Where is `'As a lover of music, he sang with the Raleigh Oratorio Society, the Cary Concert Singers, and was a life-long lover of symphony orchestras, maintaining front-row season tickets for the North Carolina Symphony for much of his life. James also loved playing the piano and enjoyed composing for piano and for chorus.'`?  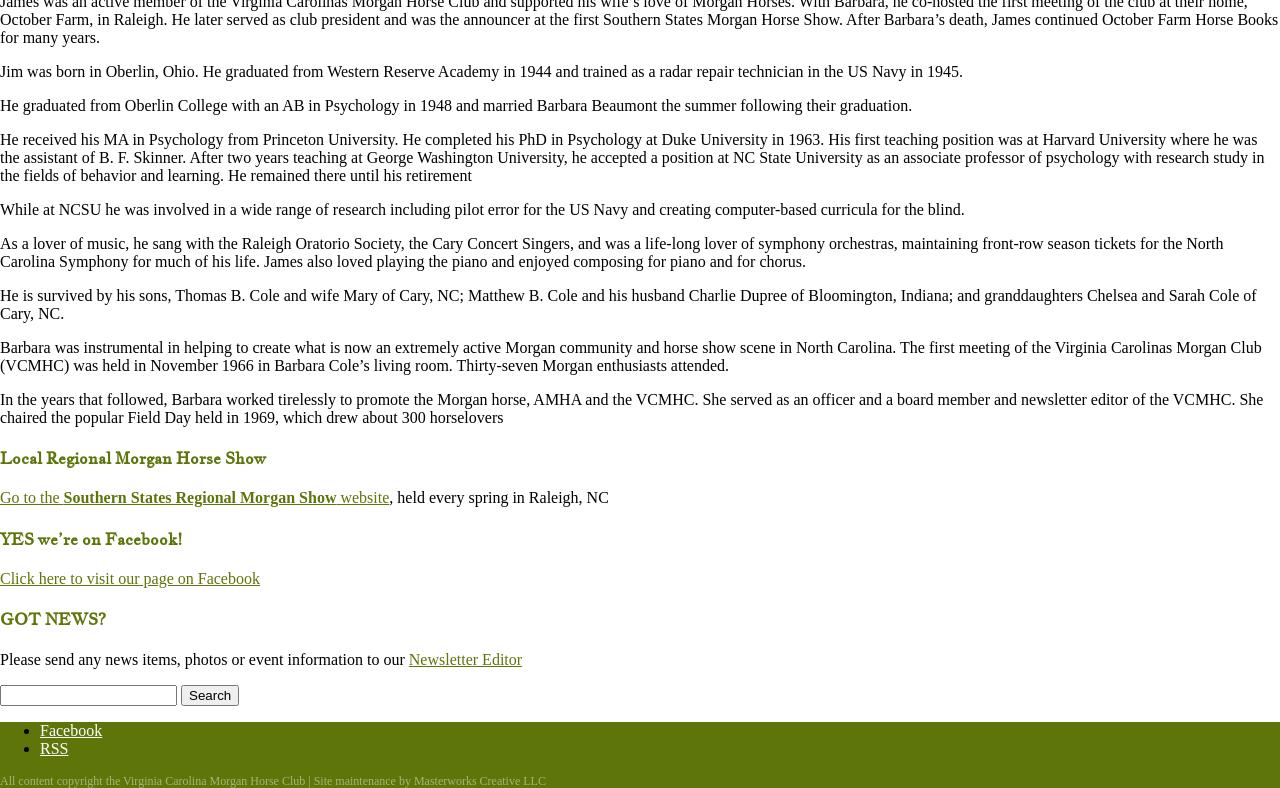 'As a lover of music, he sang with the Raleigh Oratorio Society, the Cary Concert Singers, and was a life-long lover of symphony orchestras, maintaining front-row season tickets for the North Carolina Symphony for much of his life. James also loved playing the piano and enjoyed composing for piano and for chorus.' is located at coordinates (610, 250).